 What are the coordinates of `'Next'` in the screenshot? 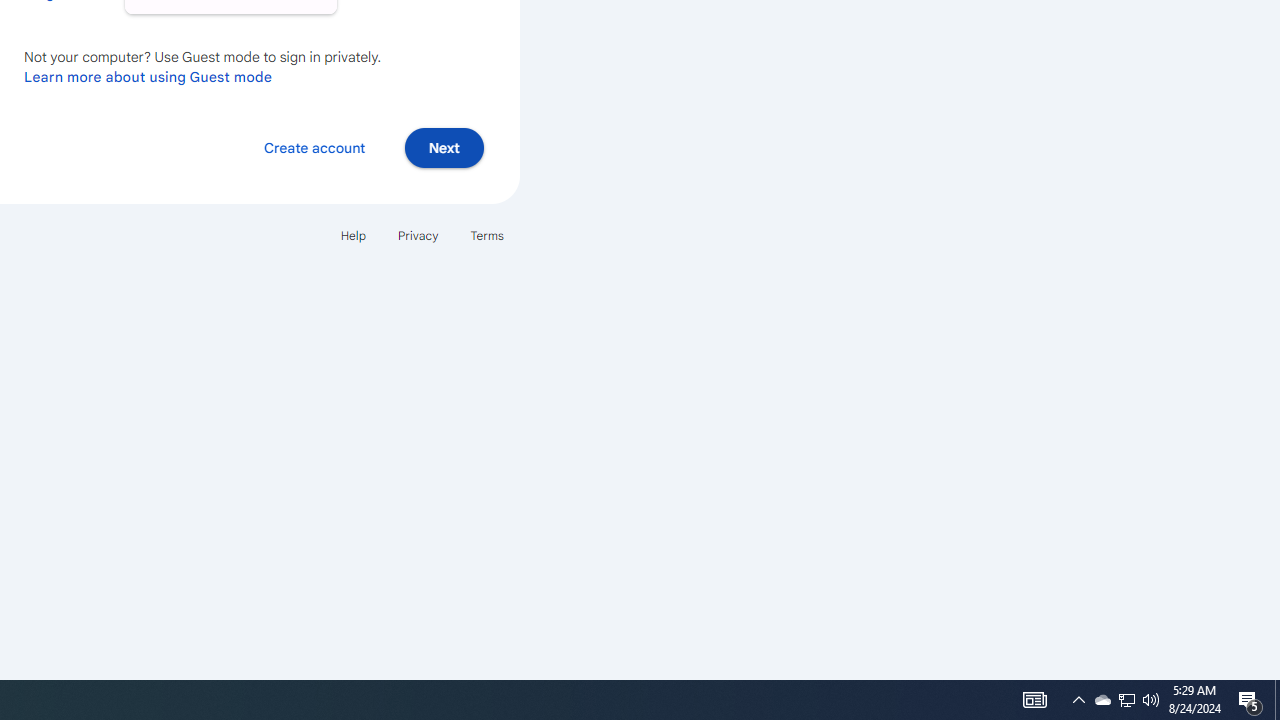 It's located at (443, 146).